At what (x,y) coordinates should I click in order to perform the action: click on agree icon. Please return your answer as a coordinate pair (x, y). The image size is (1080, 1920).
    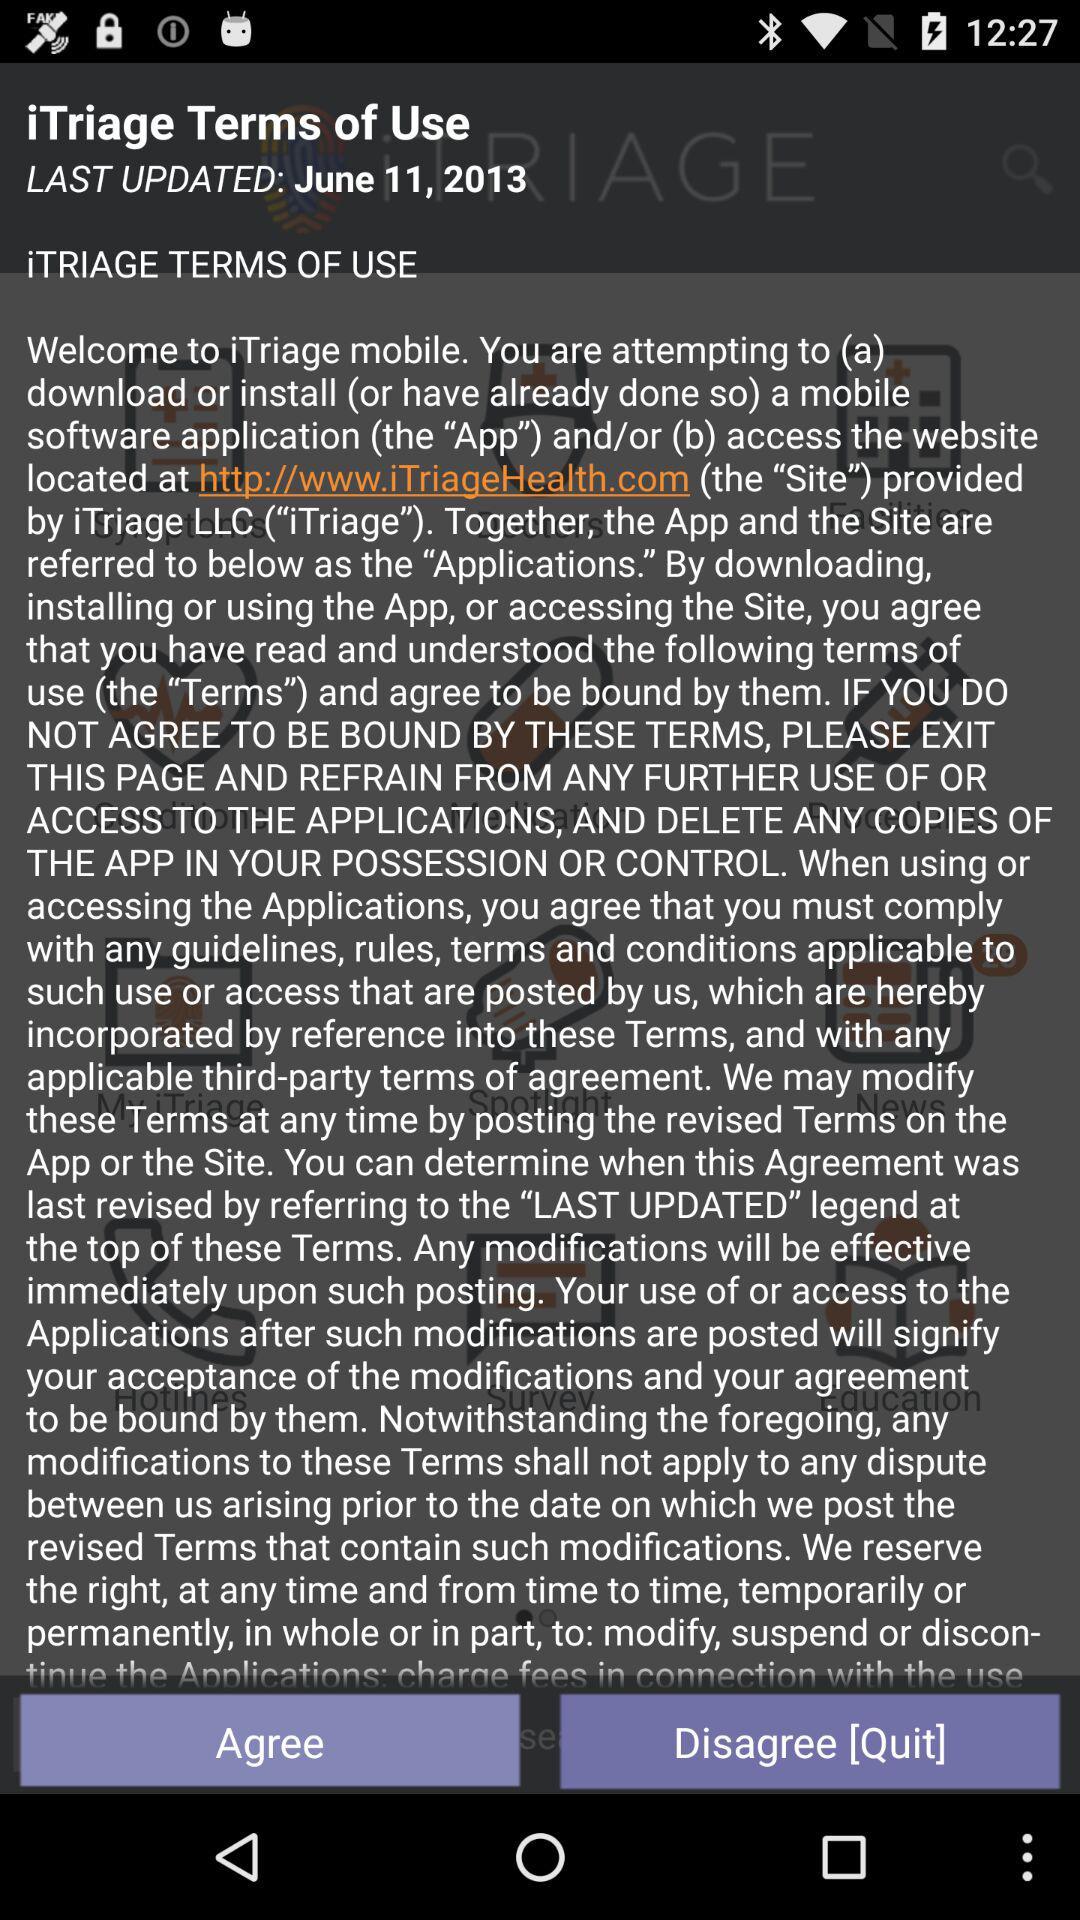
    Looking at the image, I should click on (270, 1740).